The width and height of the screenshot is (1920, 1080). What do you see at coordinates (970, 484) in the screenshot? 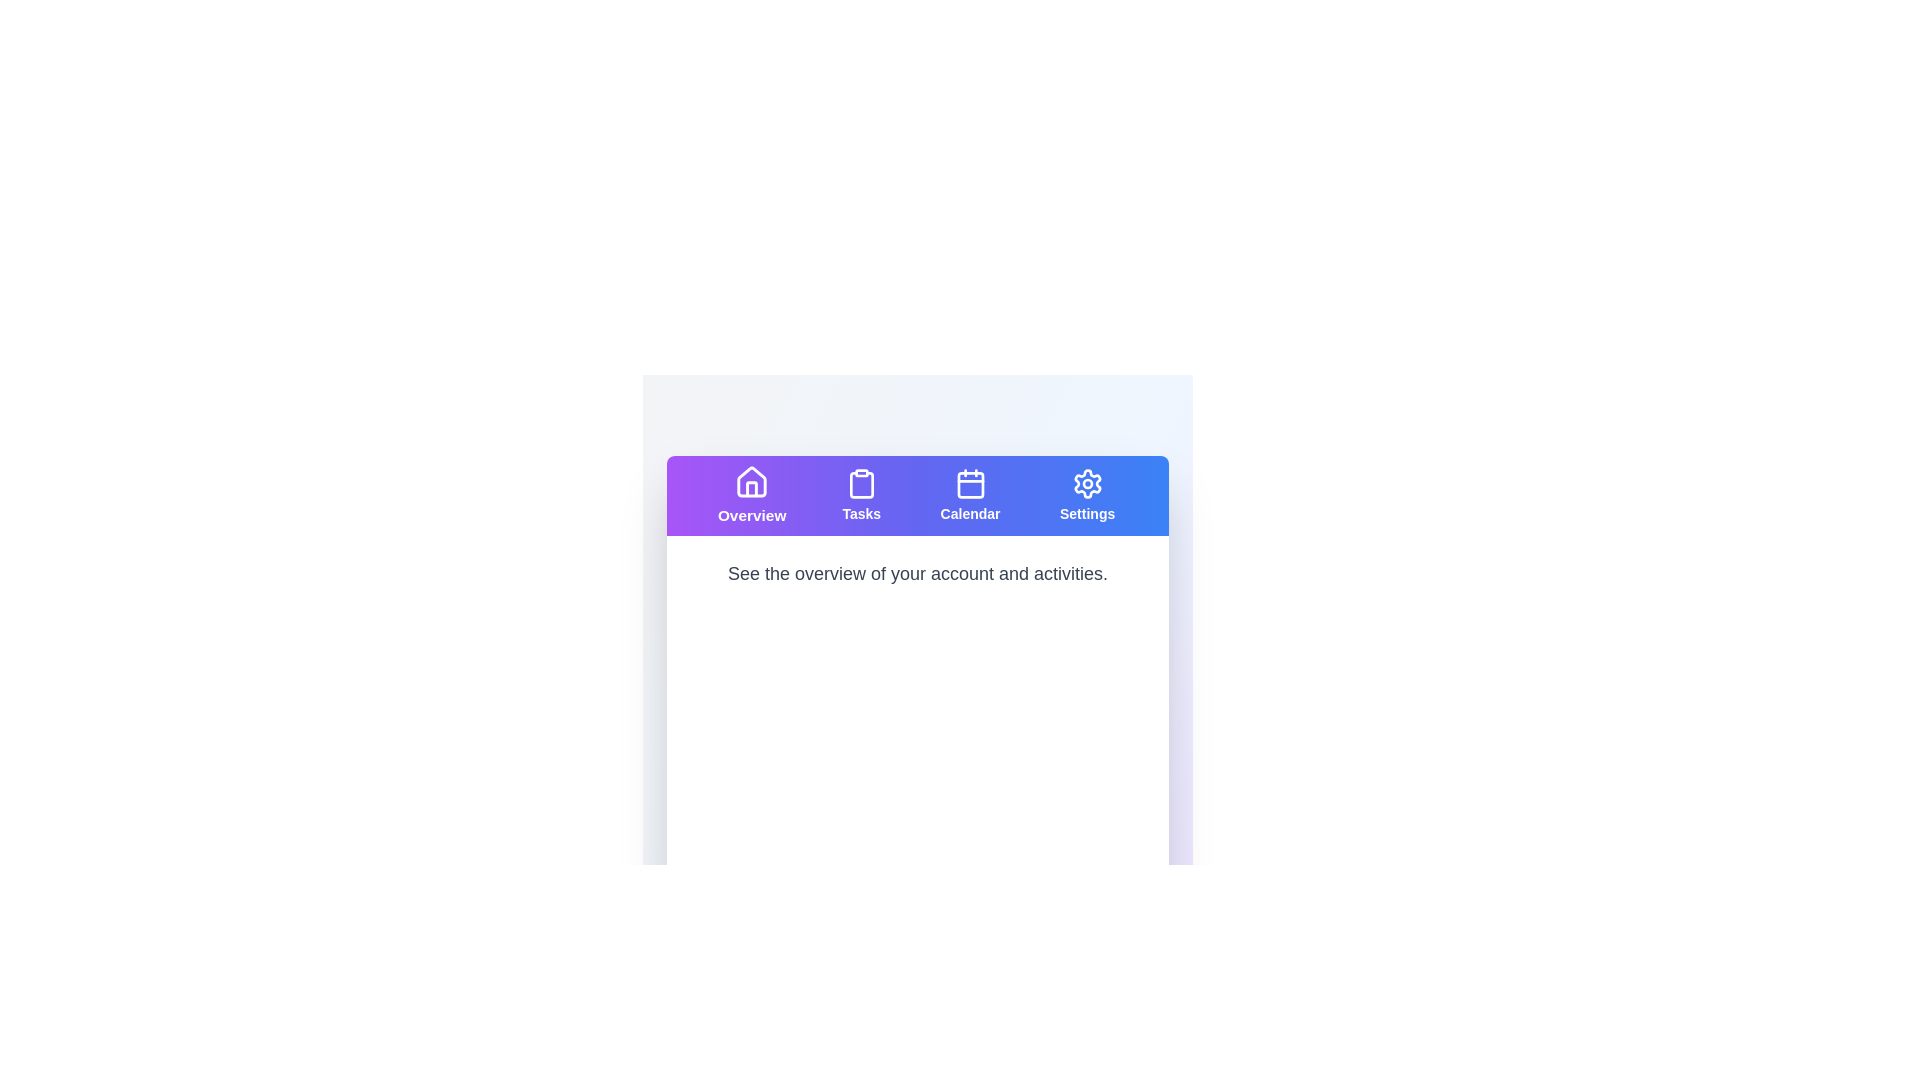
I see `the 'Calendar' icon located in the top navigation bar` at bounding box center [970, 484].